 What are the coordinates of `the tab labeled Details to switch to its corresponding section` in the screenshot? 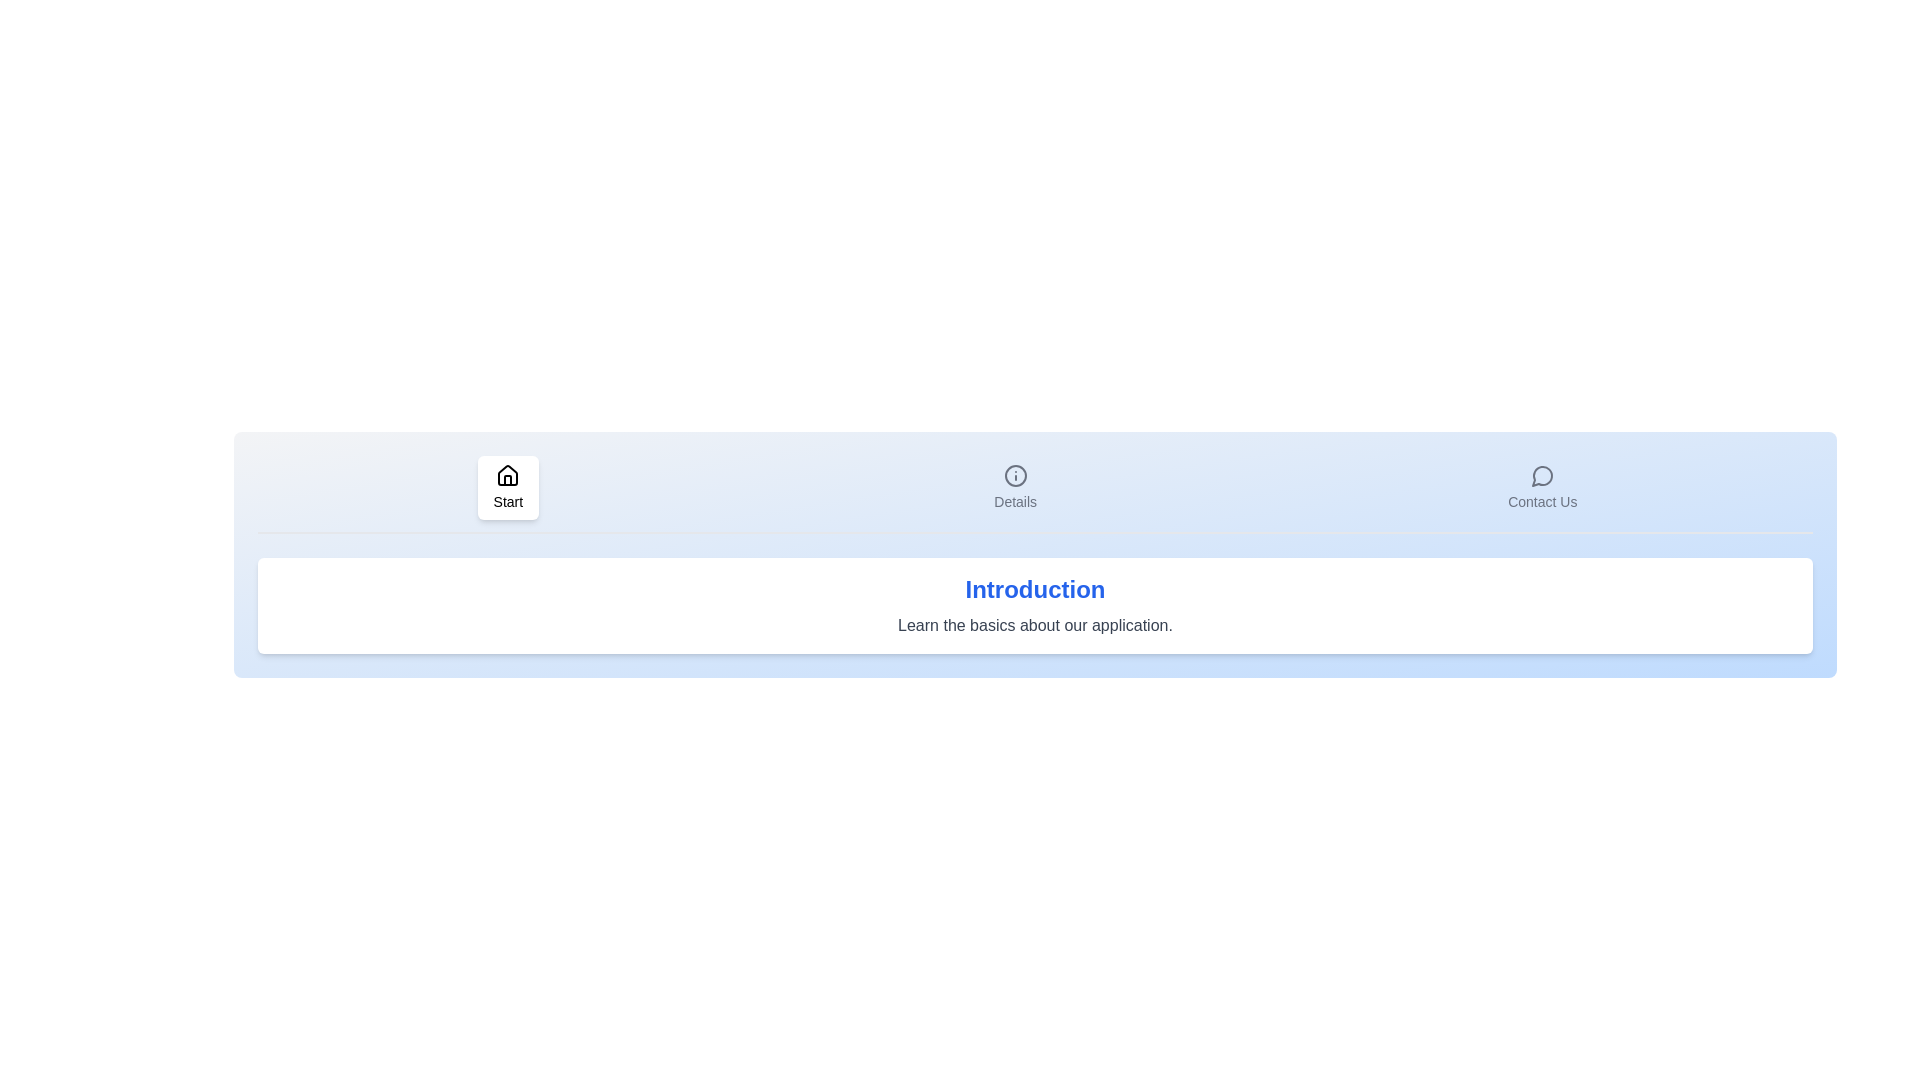 It's located at (1016, 488).